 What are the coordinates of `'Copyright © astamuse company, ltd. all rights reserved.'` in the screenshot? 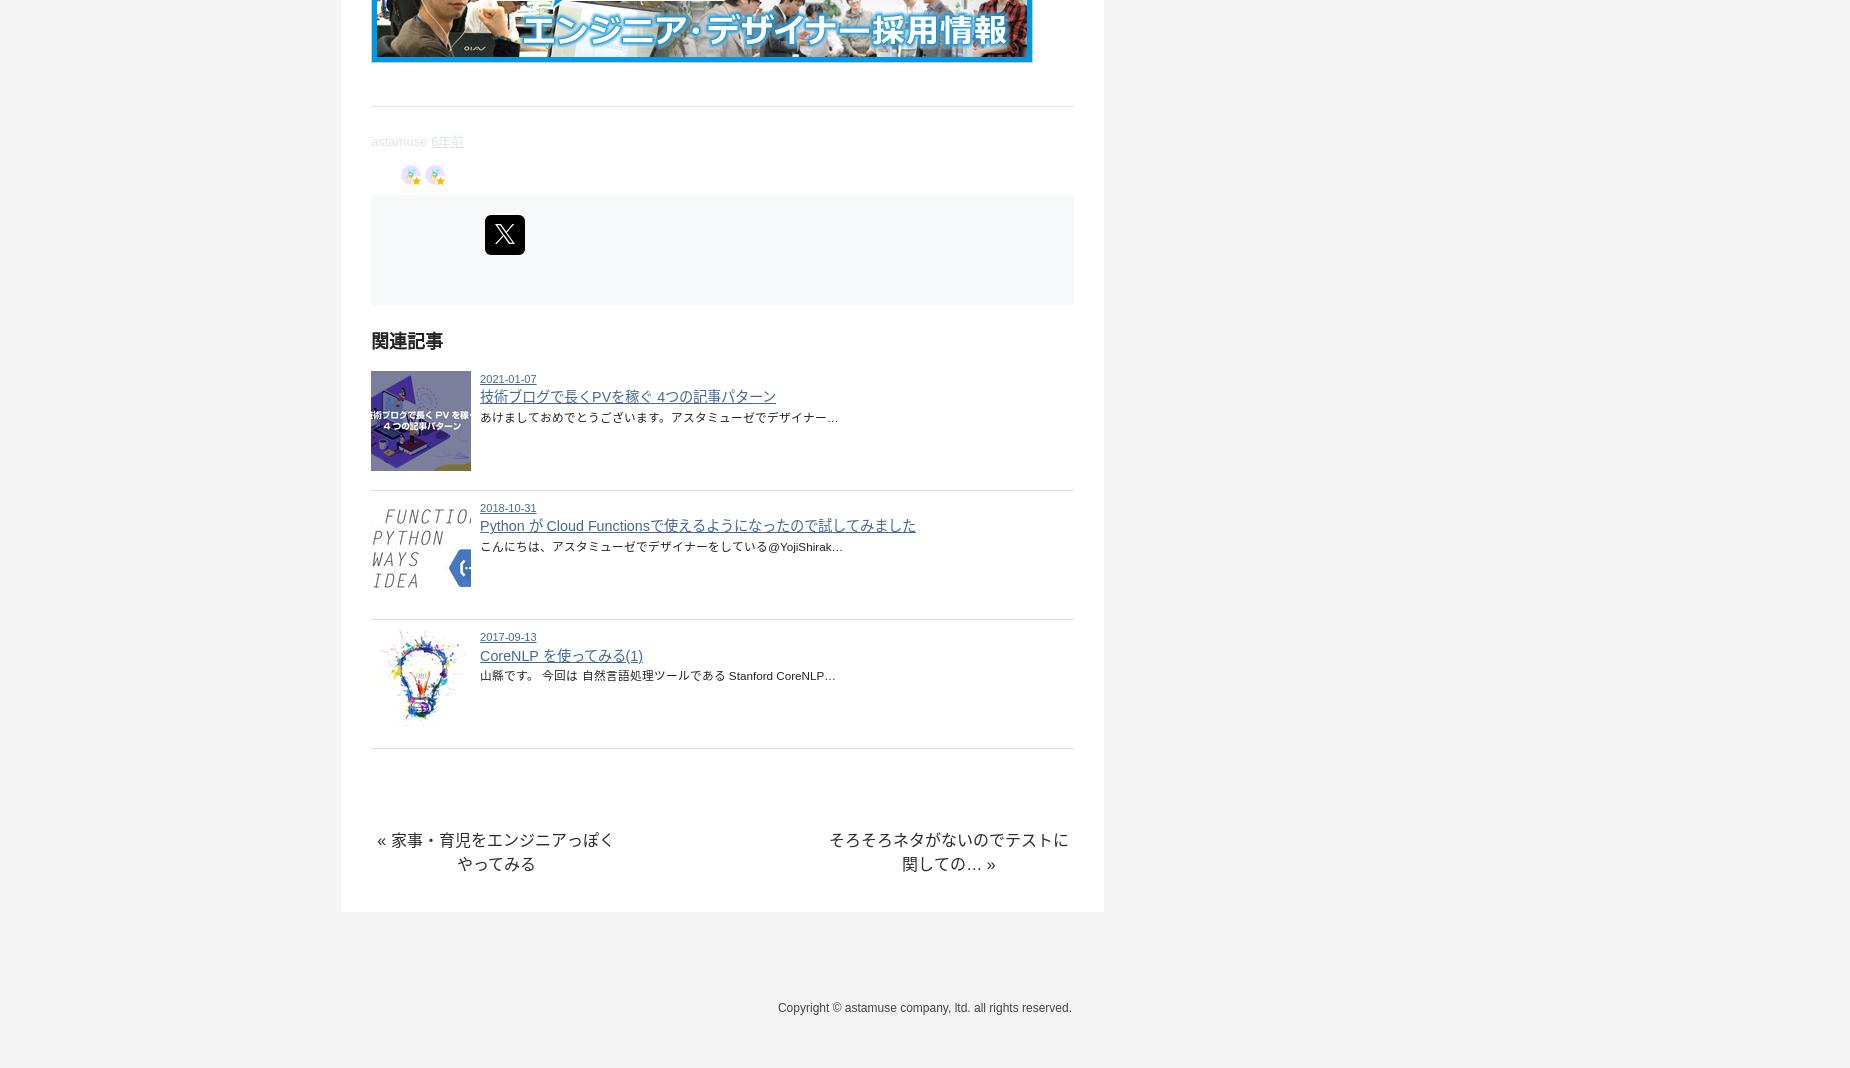 It's located at (924, 1007).